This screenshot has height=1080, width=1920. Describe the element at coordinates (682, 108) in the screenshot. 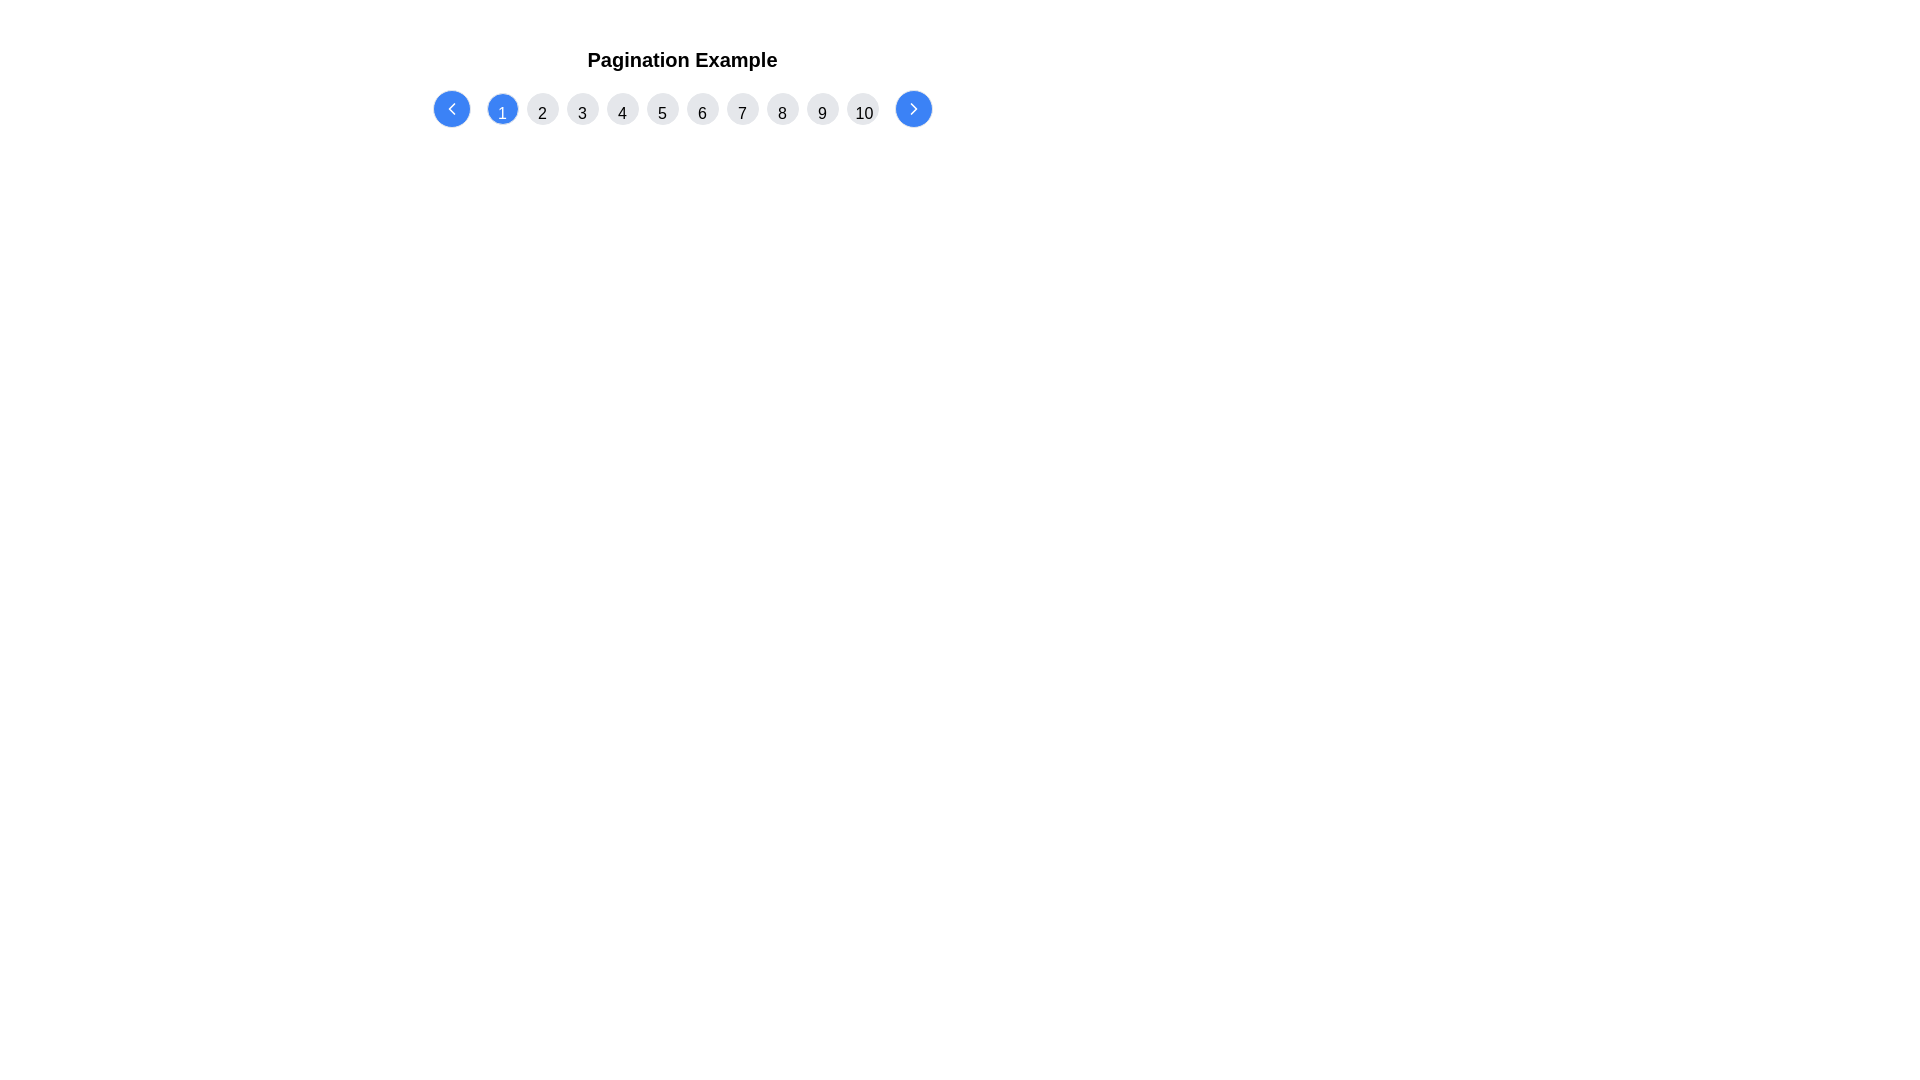

I see `the numeric button labeled '6' in the pagination component` at that location.